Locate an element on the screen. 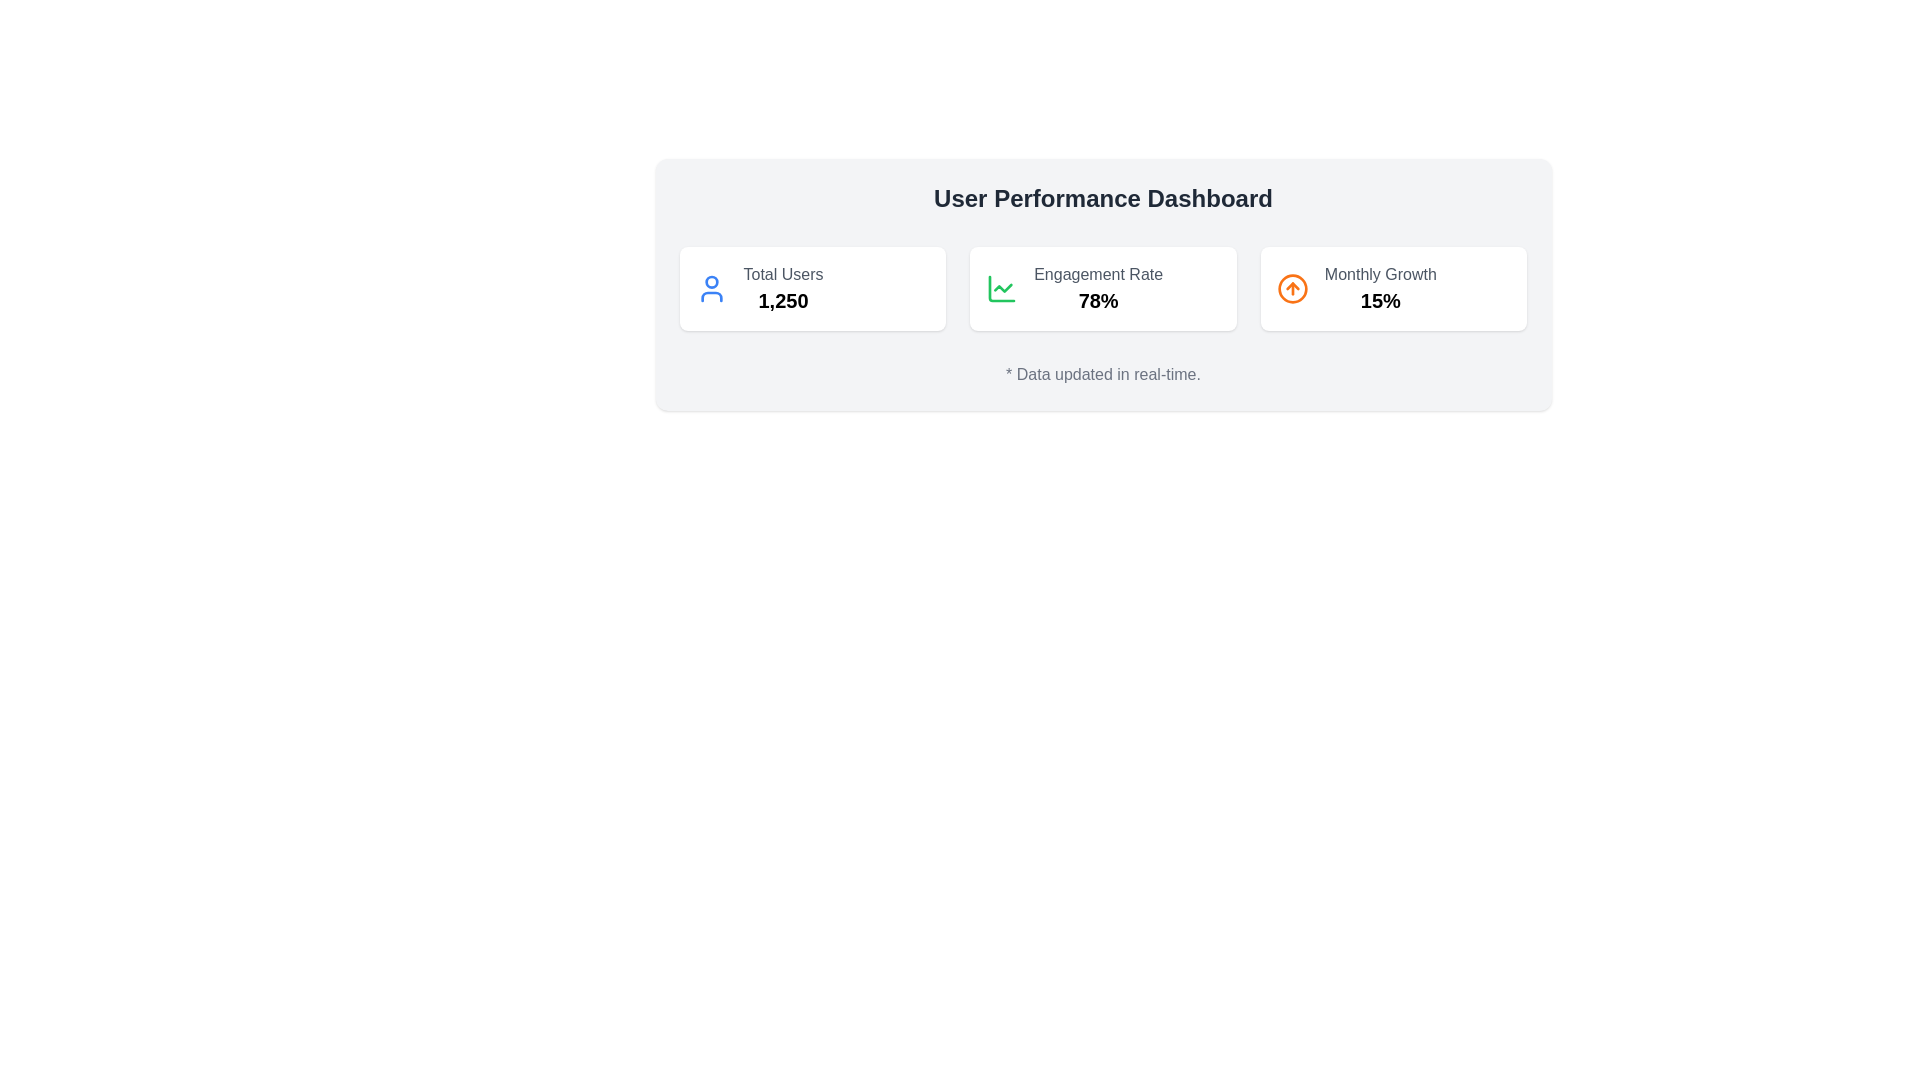 Image resolution: width=1920 pixels, height=1080 pixels. text label that indicates the meaning of the numeric value ('15%') displayed below it, located in the rightmost panel of the dashboard above the '15%' text is located at coordinates (1379, 274).